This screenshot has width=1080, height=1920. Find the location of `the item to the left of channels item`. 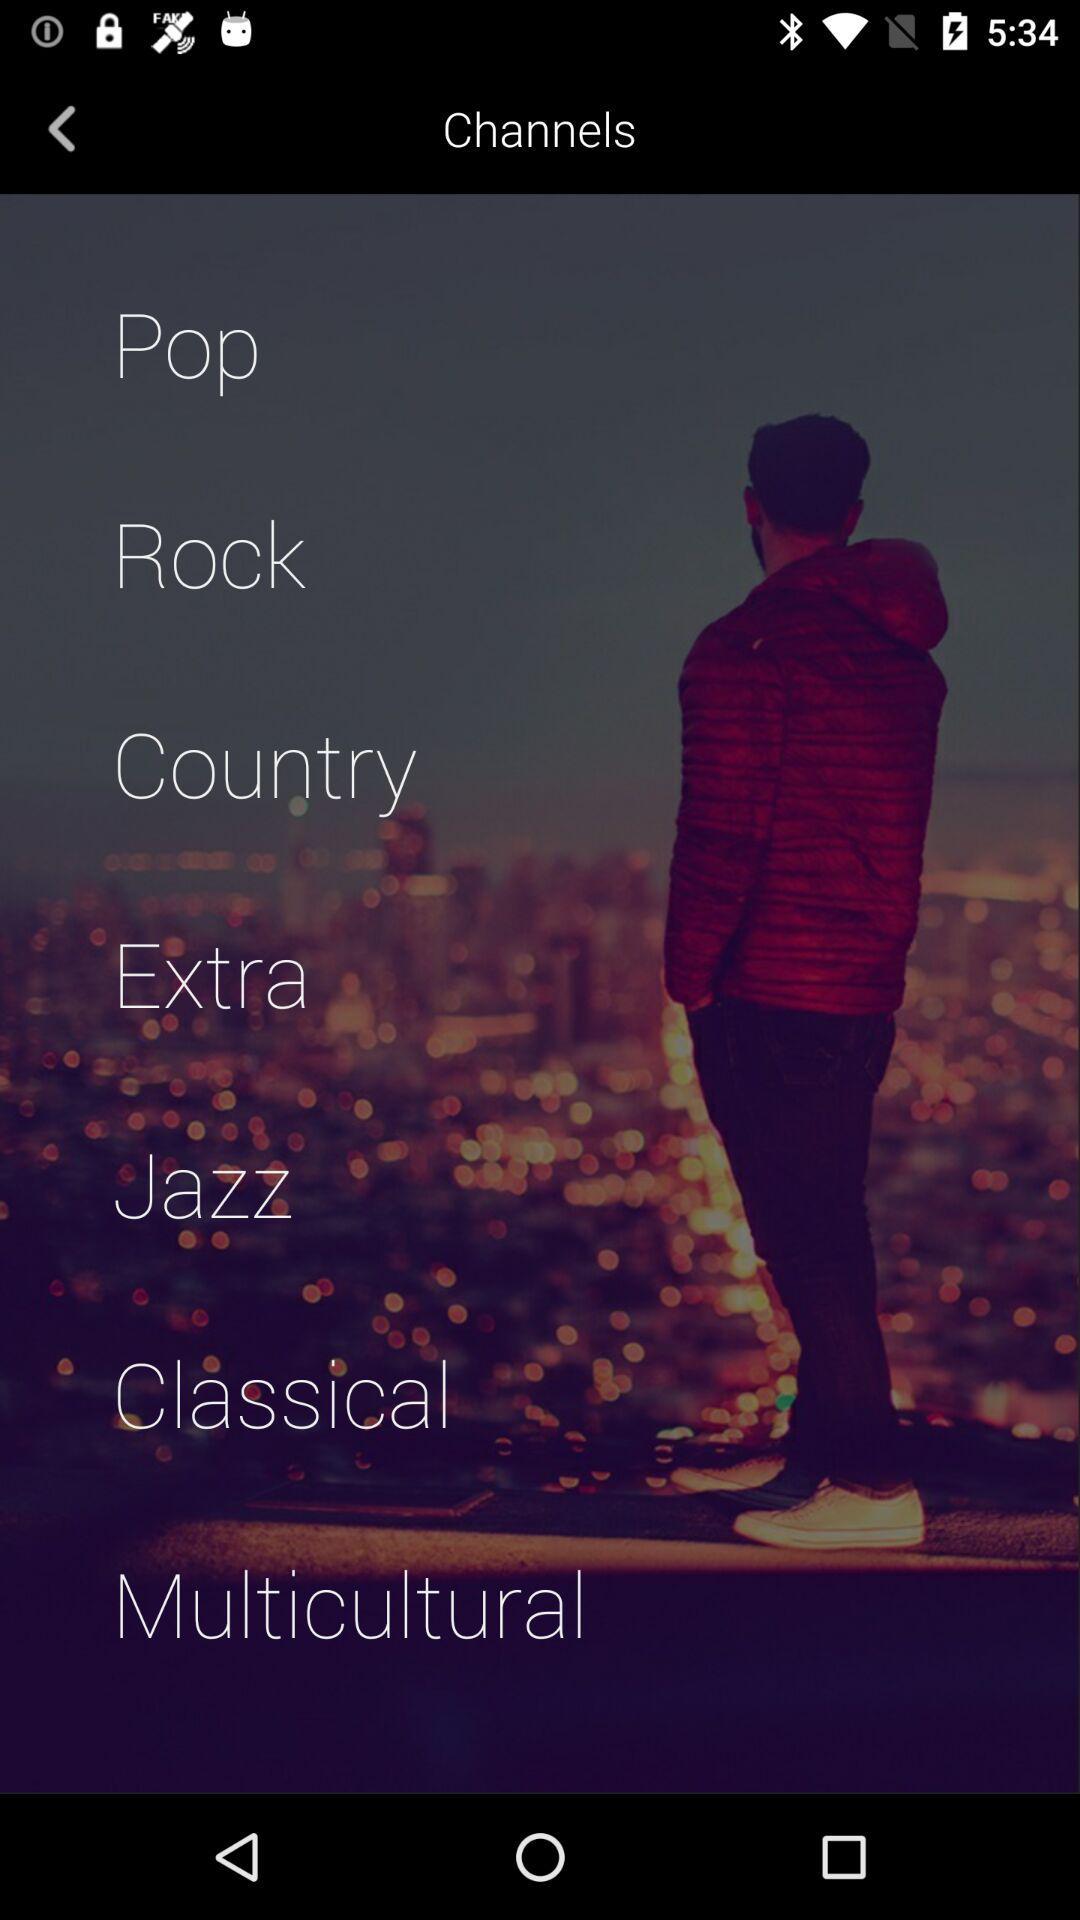

the item to the left of channels item is located at coordinates (61, 127).